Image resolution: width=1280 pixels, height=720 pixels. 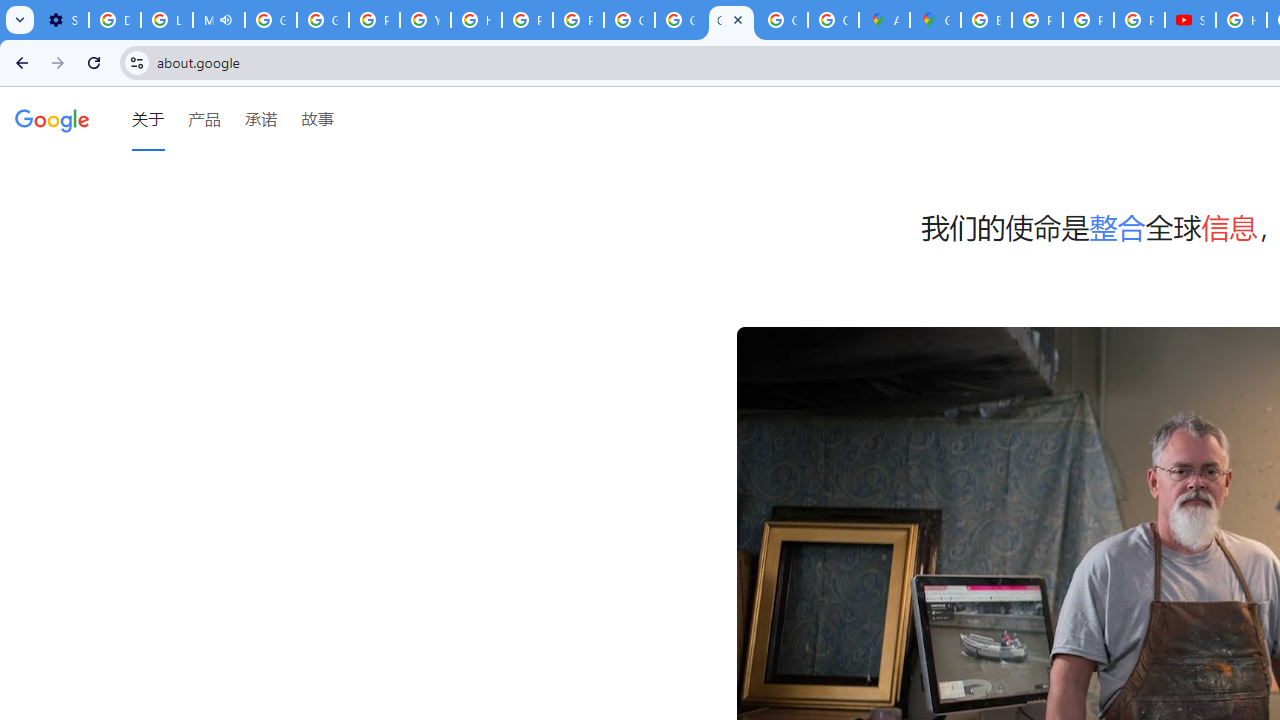 I want to click on 'Privacy Help Center - Policies Help', so click(x=1038, y=20).